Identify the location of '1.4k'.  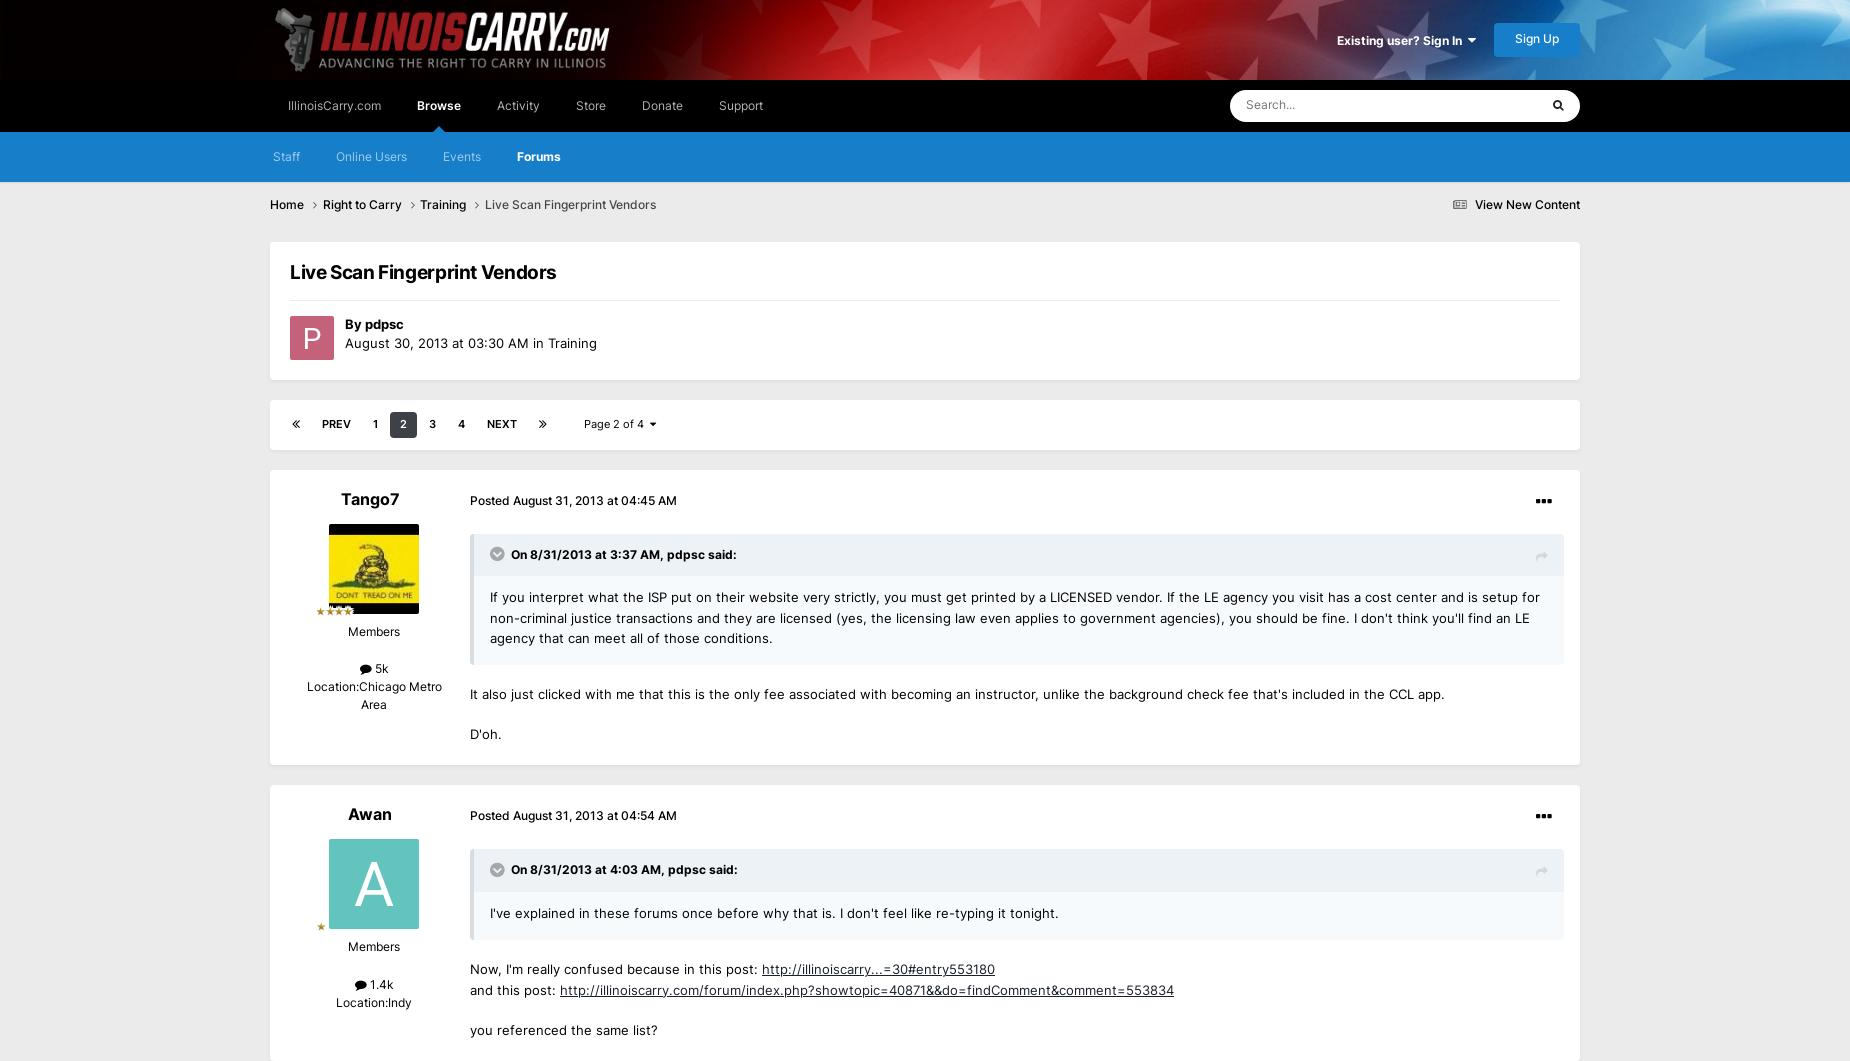
(364, 984).